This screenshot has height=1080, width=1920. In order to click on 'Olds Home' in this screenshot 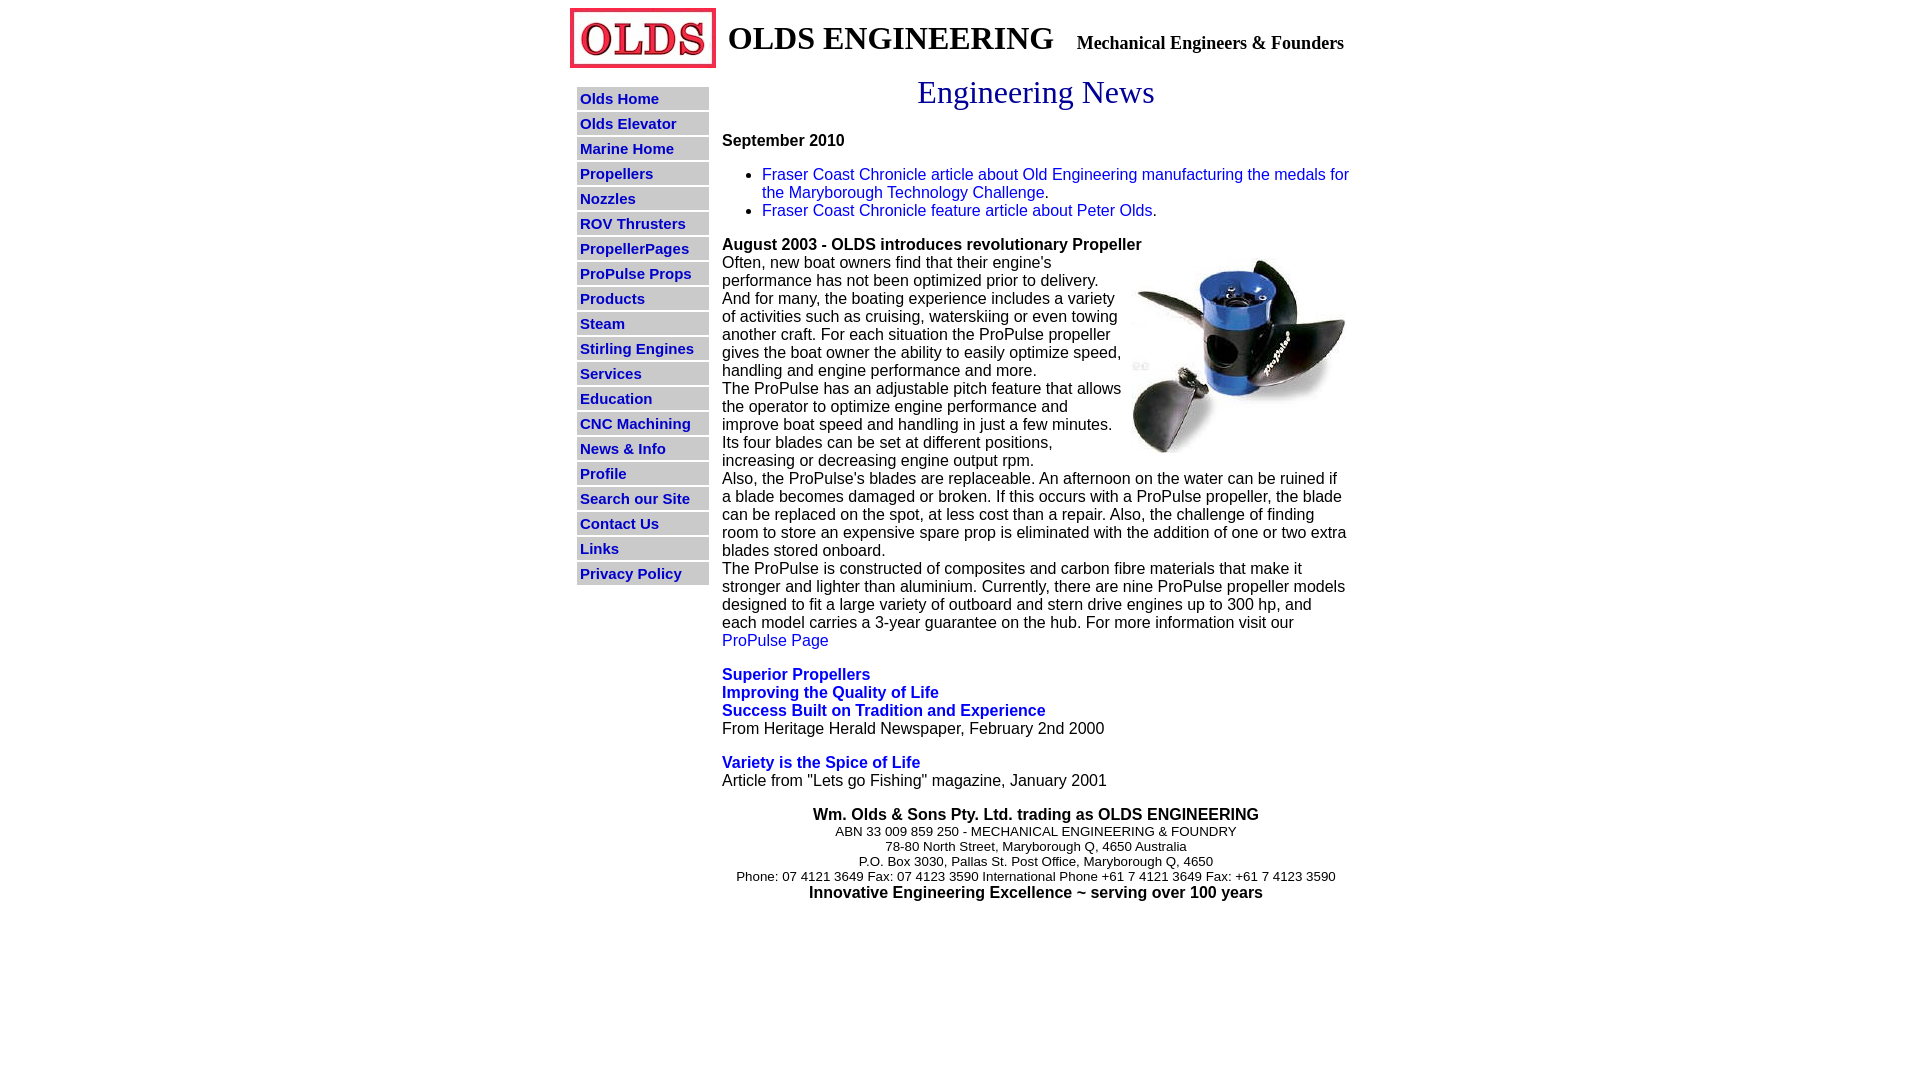, I will do `click(643, 98)`.